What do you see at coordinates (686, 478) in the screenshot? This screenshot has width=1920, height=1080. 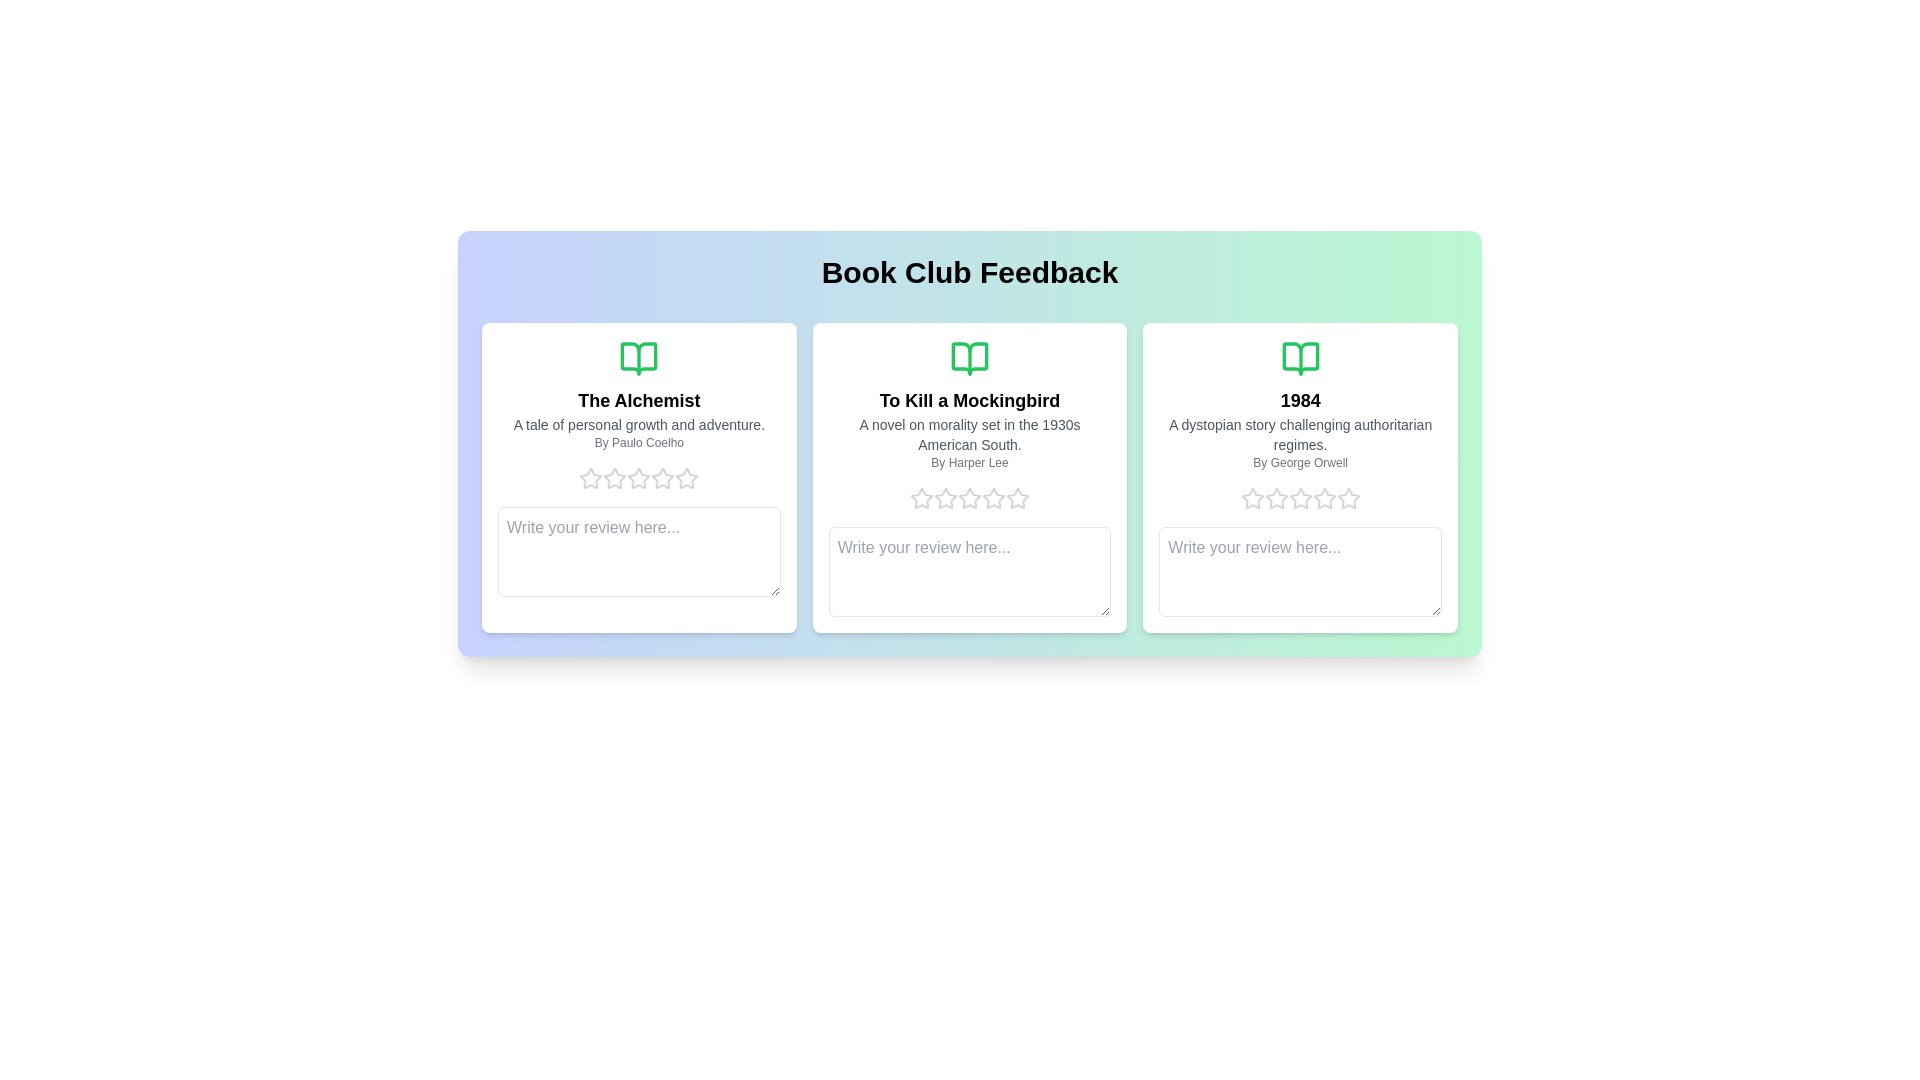 I see `the third star-shaped icon in the star rating component below the title 'The Alchemist' to rate it` at bounding box center [686, 478].